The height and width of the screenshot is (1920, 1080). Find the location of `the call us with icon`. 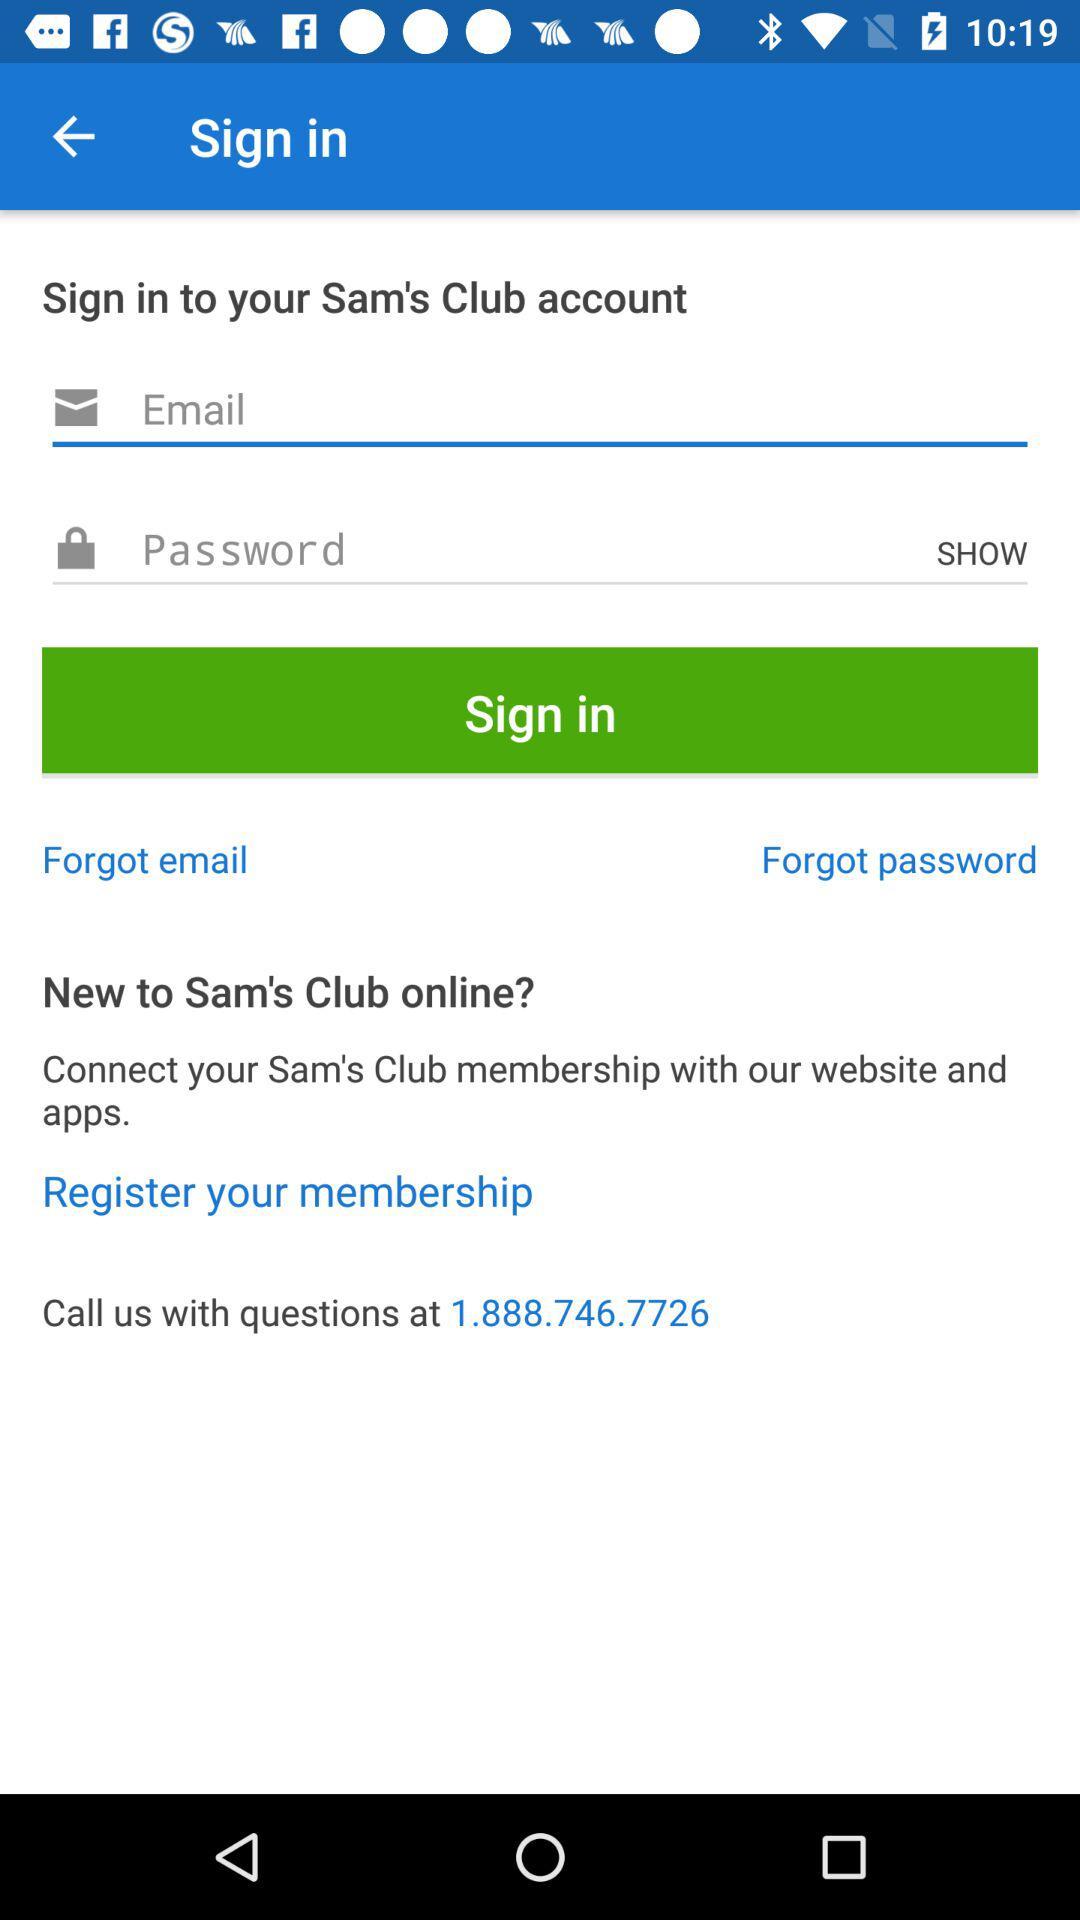

the call us with icon is located at coordinates (540, 1311).